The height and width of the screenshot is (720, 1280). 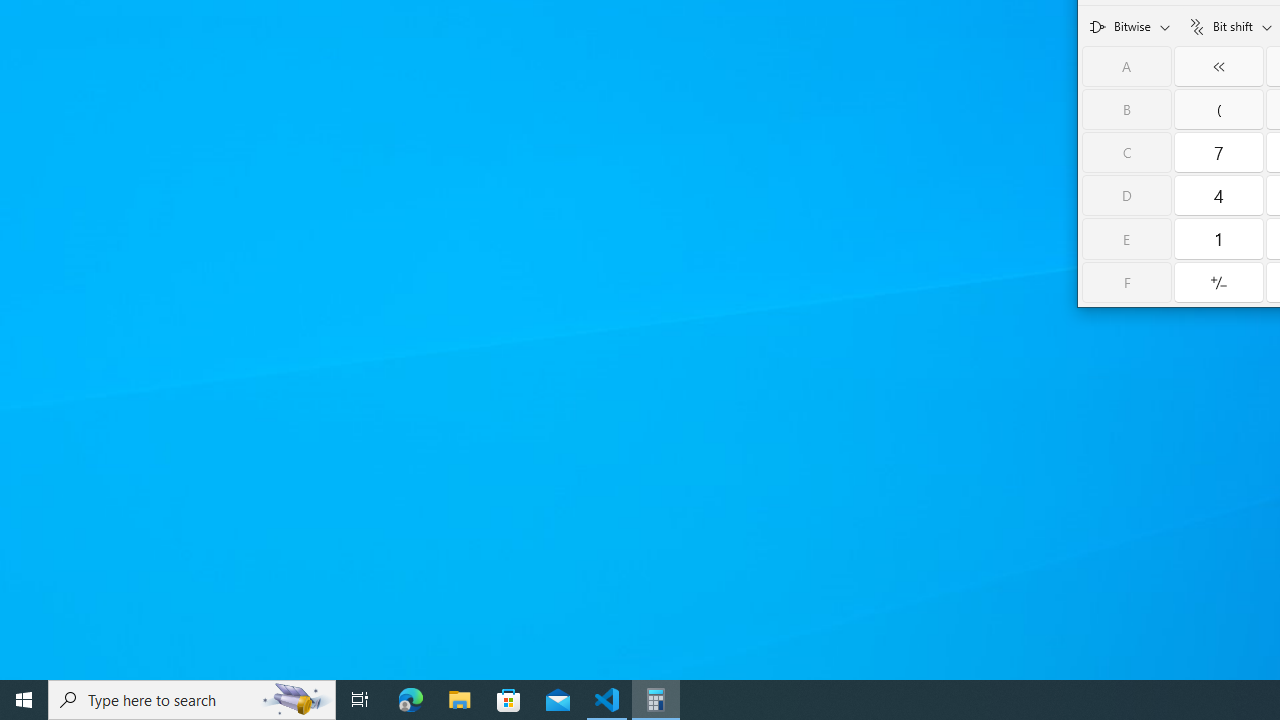 What do you see at coordinates (1218, 151) in the screenshot?
I see `'Seven'` at bounding box center [1218, 151].